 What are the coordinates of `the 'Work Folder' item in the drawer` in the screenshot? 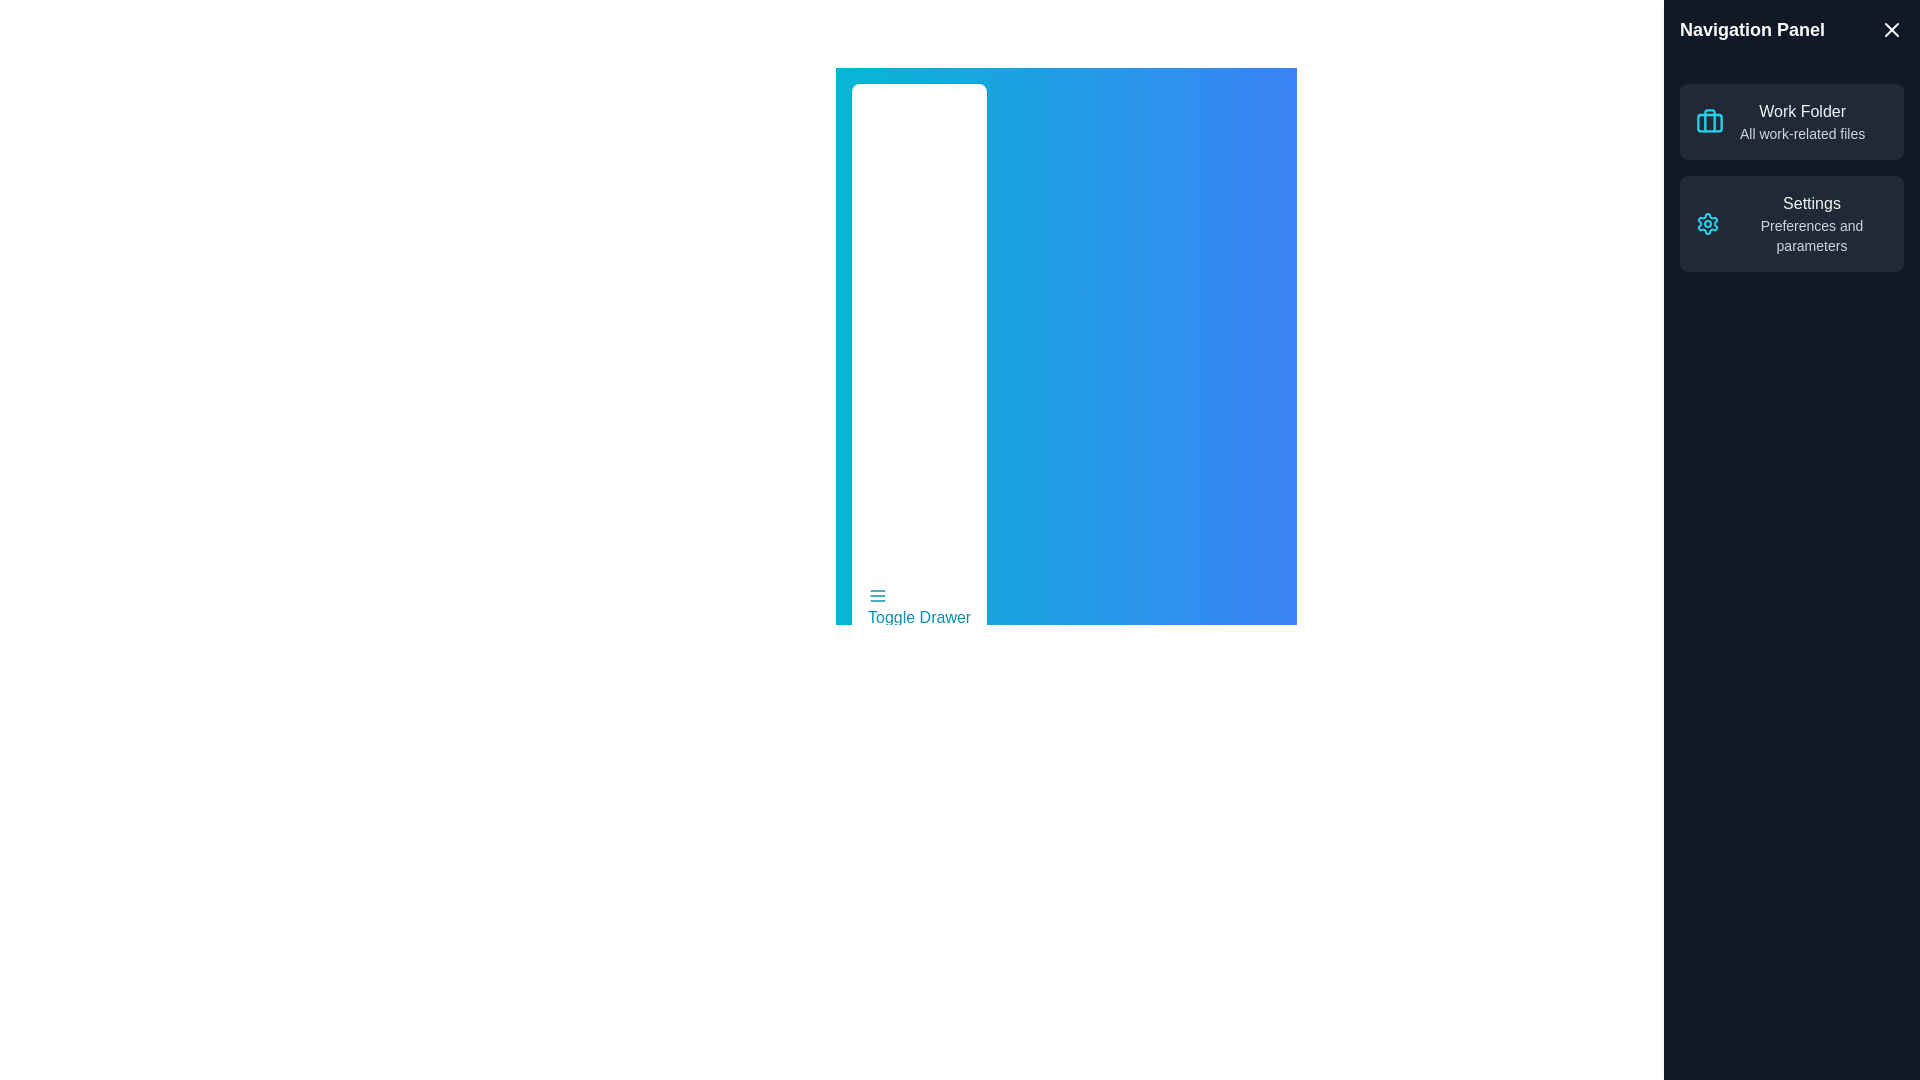 It's located at (1801, 111).